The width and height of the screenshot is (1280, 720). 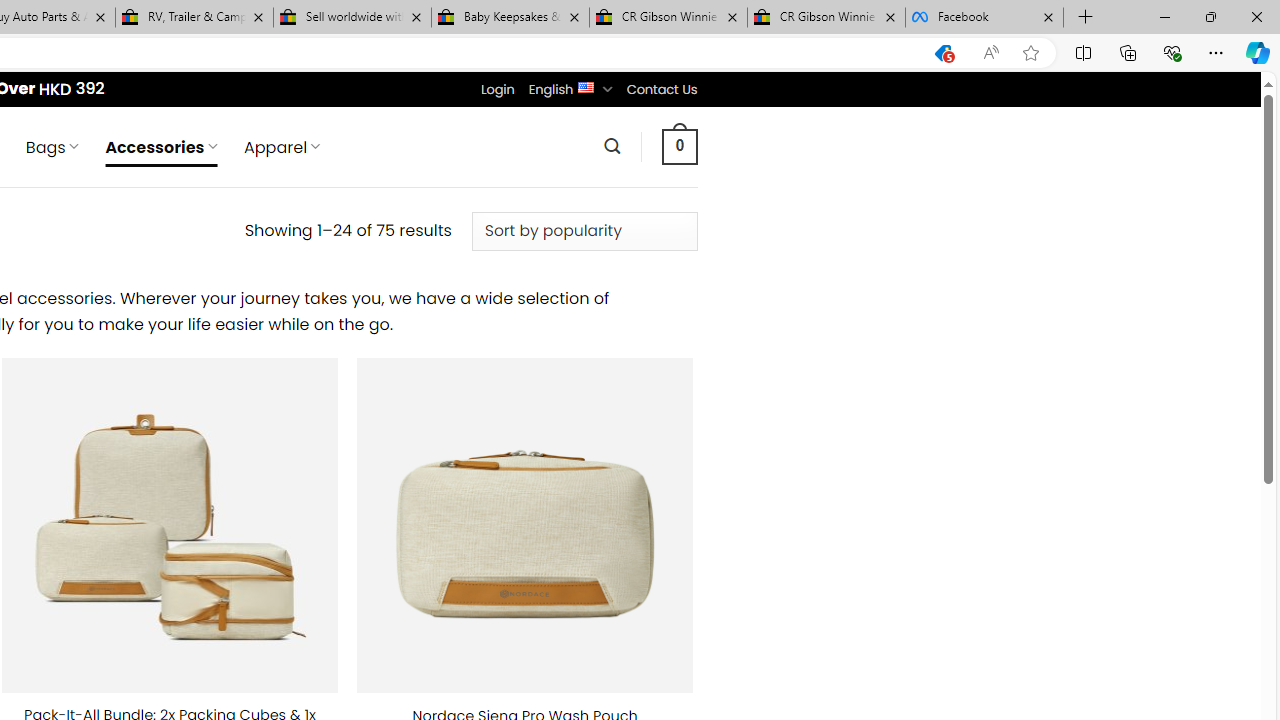 What do you see at coordinates (661, 88) in the screenshot?
I see `'Contact Us'` at bounding box center [661, 88].